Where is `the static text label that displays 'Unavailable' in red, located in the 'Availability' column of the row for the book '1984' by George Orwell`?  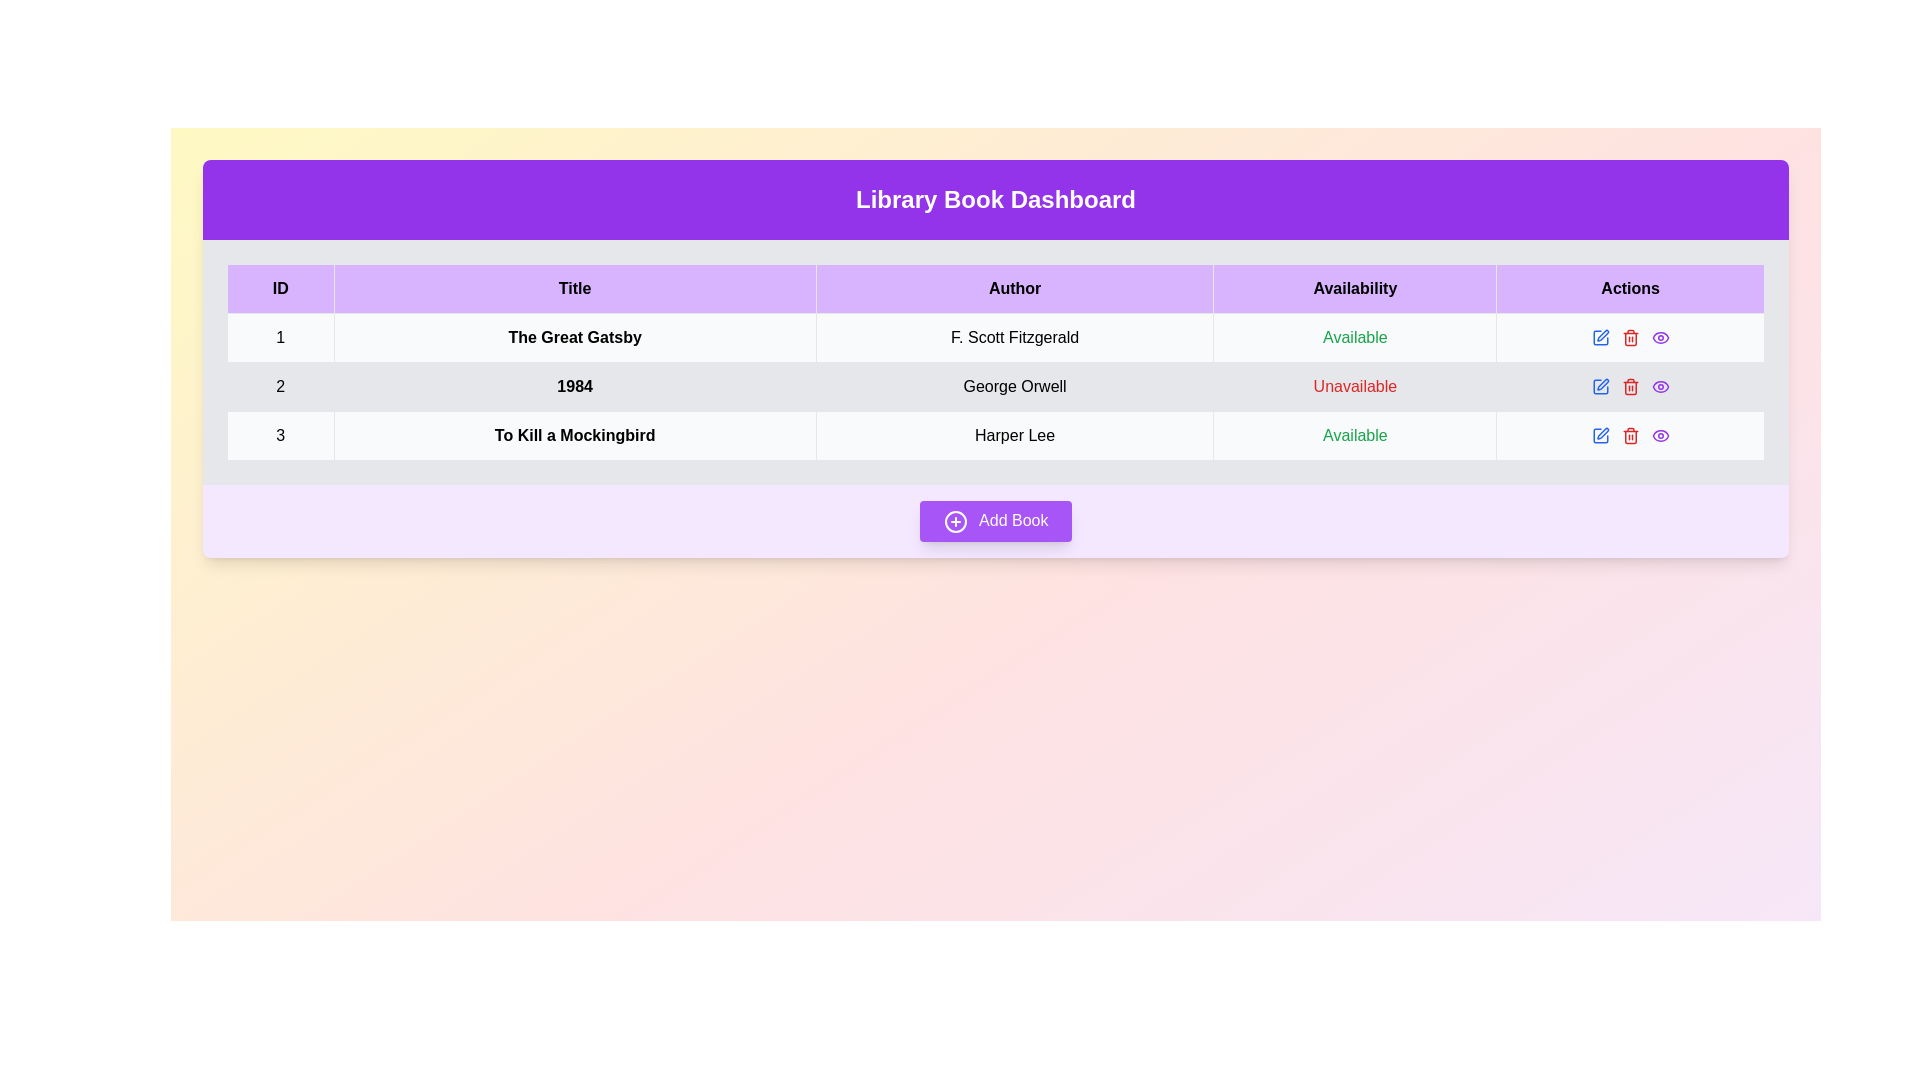
the static text label that displays 'Unavailable' in red, located in the 'Availability' column of the row for the book '1984' by George Orwell is located at coordinates (1355, 386).